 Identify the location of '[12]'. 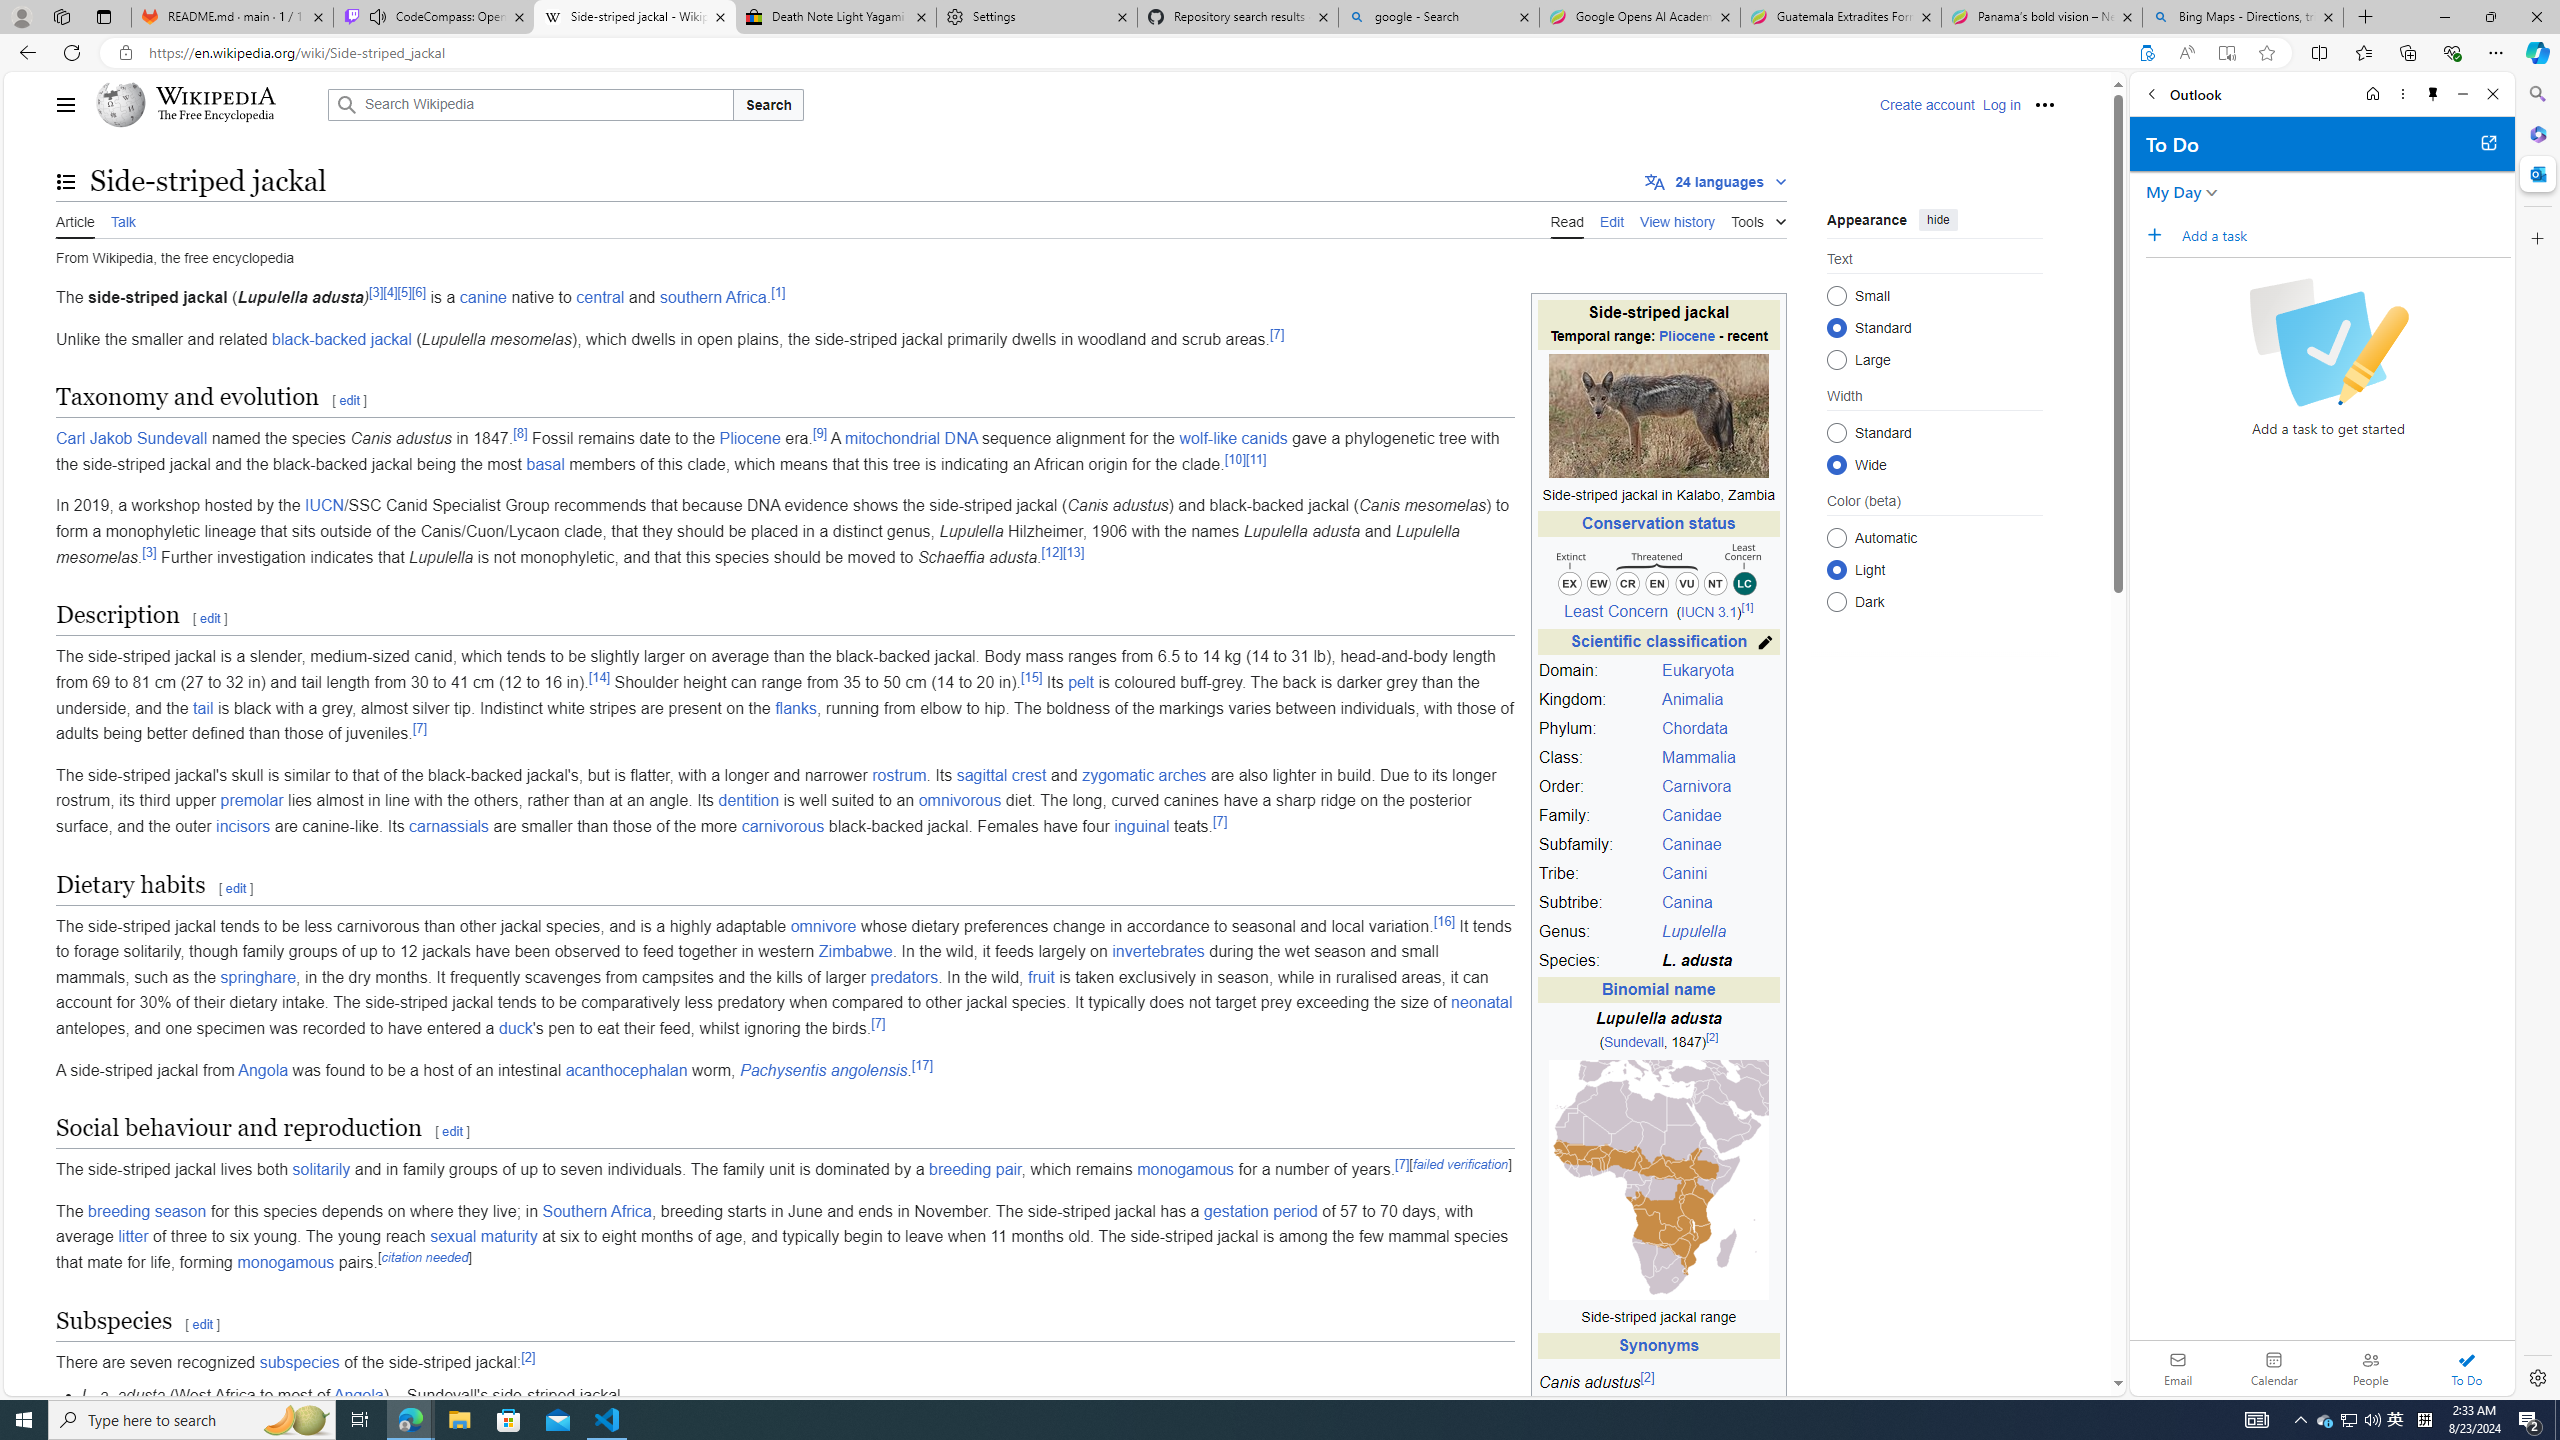
(1051, 551).